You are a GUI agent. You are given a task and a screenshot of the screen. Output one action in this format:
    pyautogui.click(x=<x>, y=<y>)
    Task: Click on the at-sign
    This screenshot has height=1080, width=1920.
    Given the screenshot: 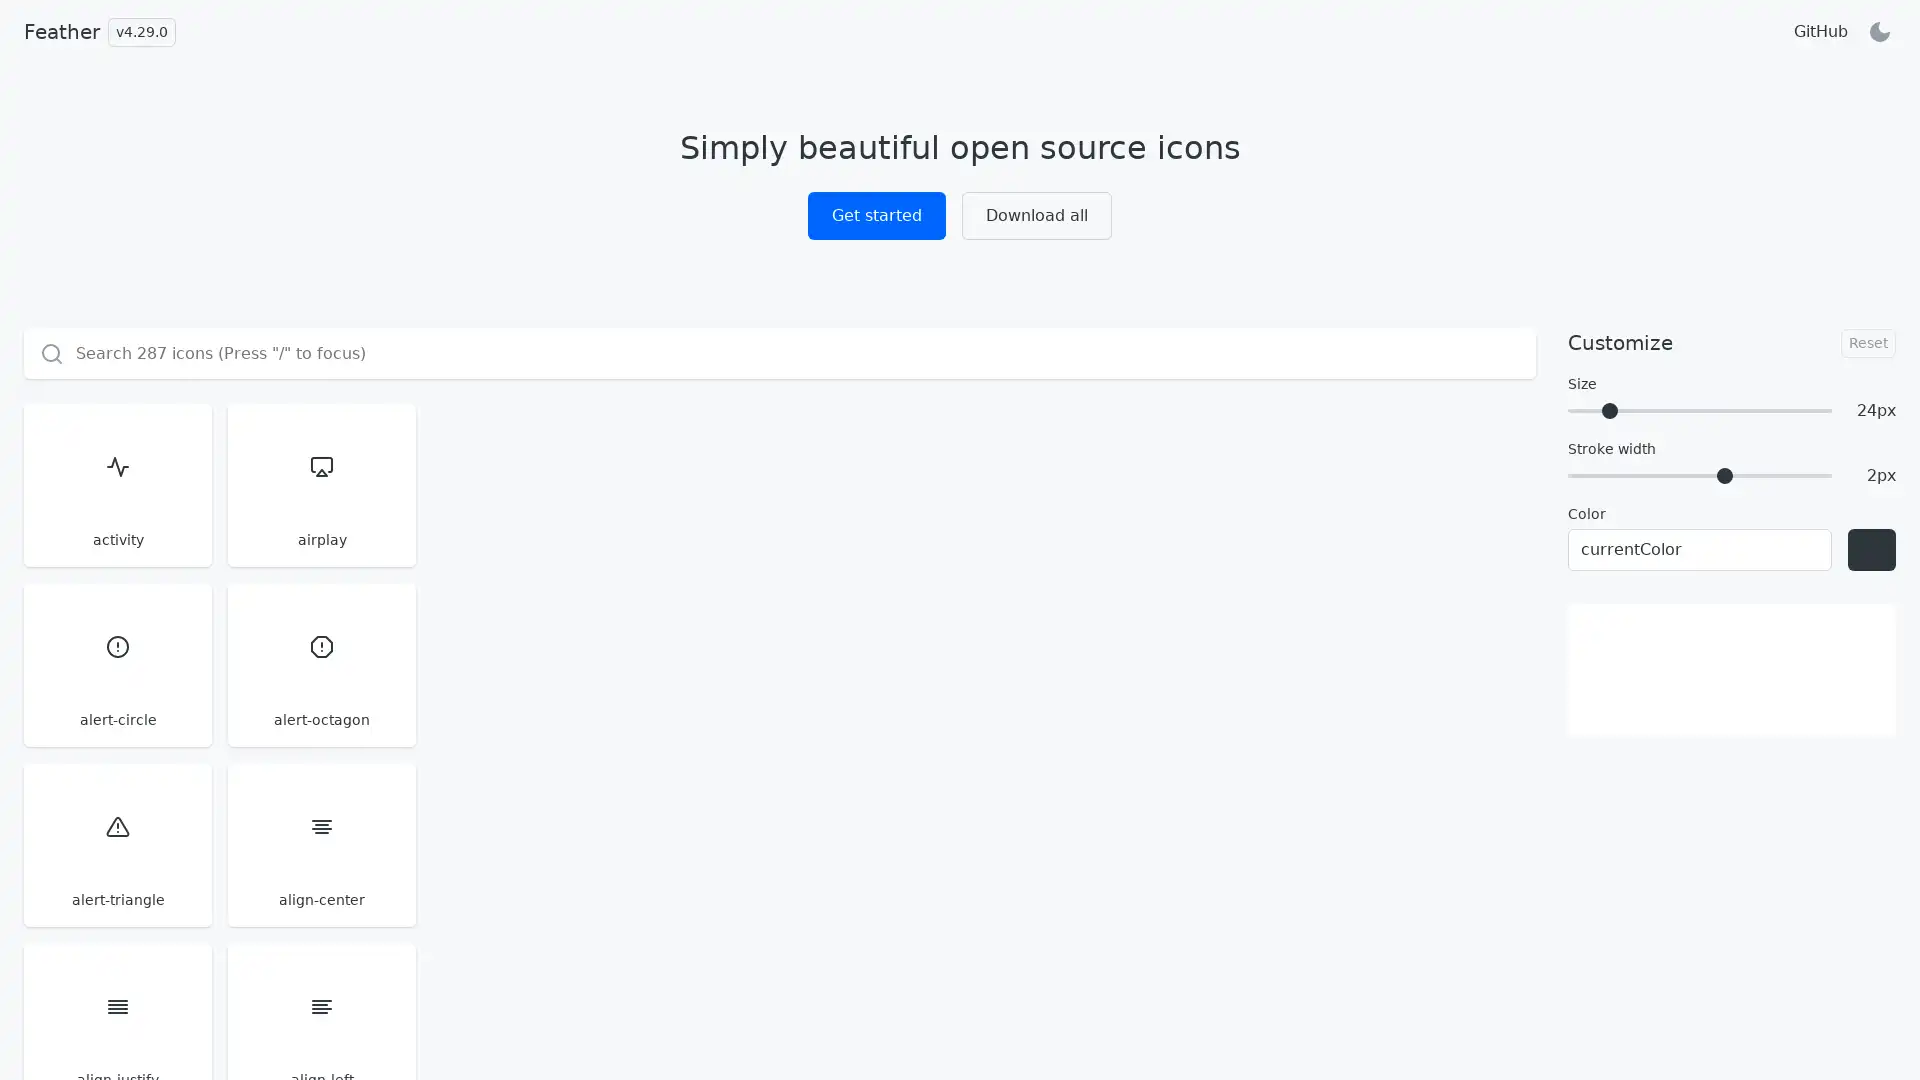 What is the action you would take?
    pyautogui.click(x=1117, y=844)
    